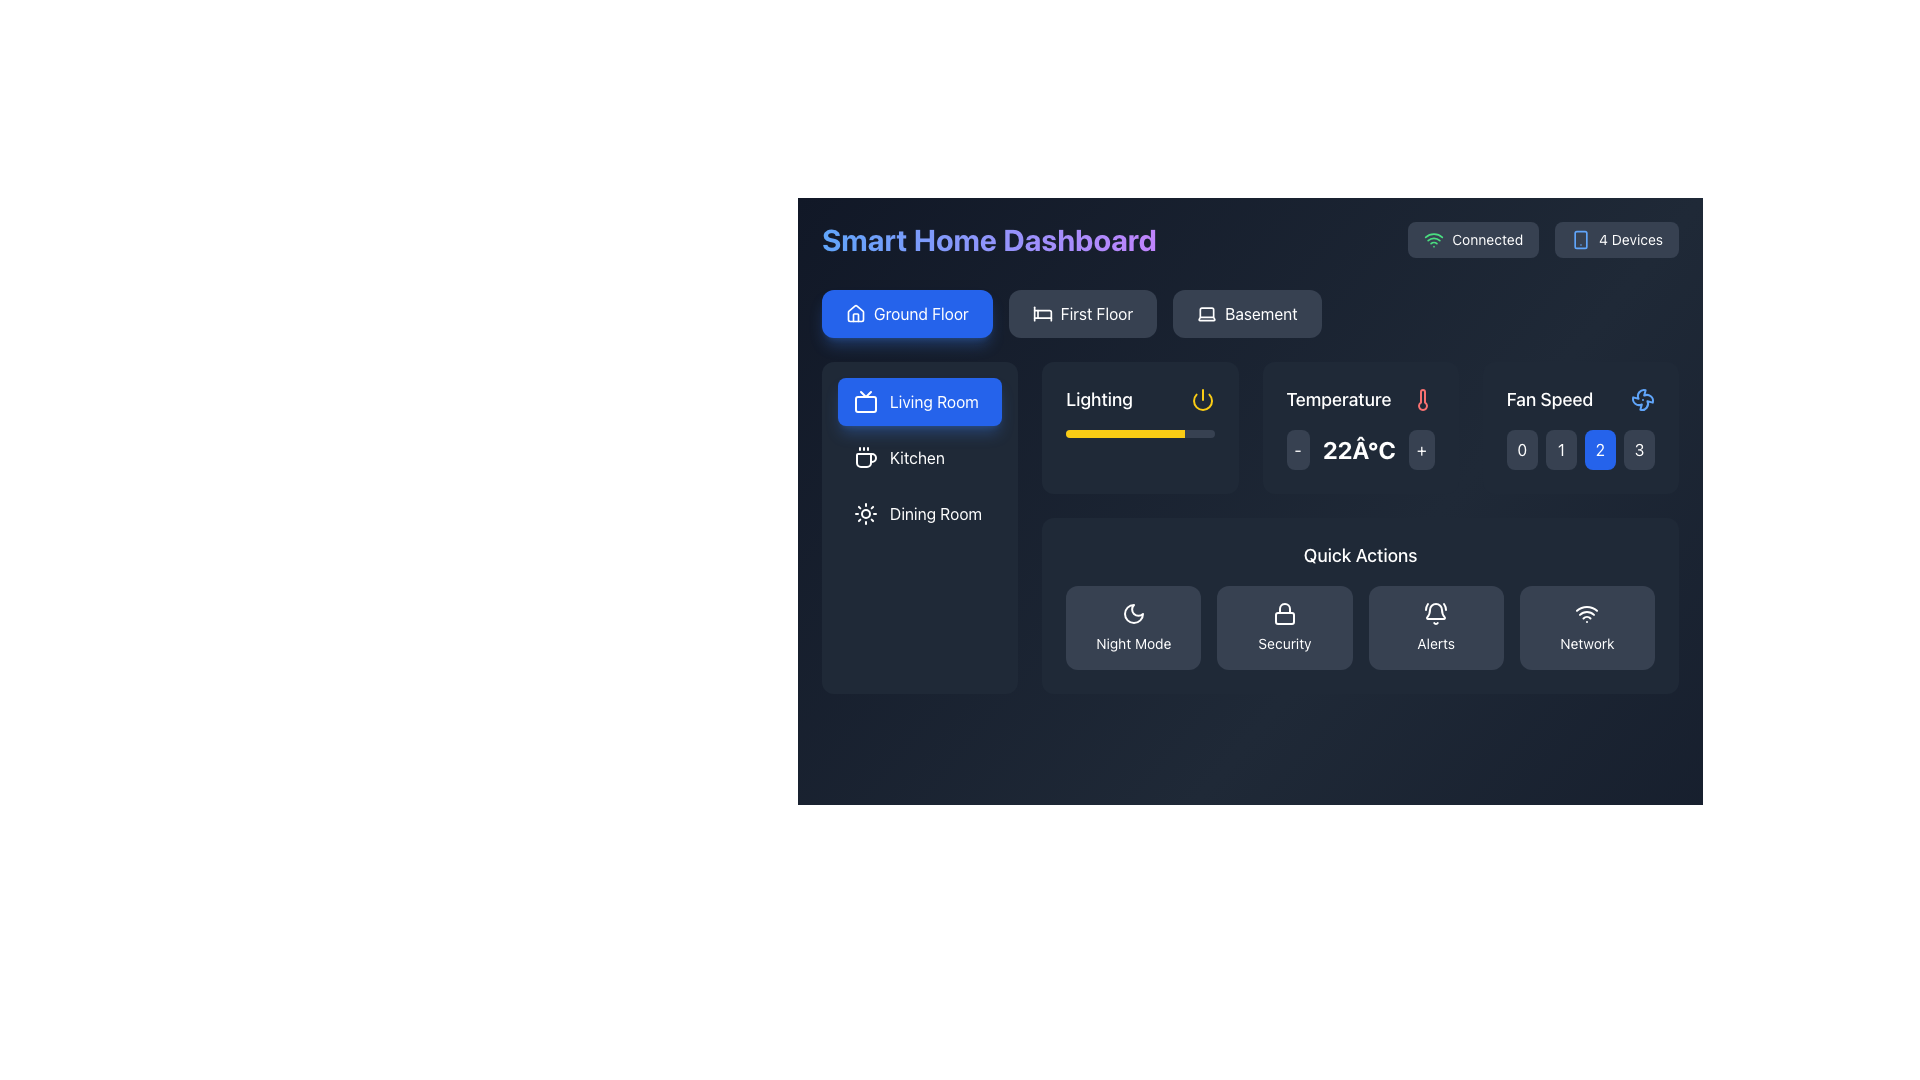  I want to click on the smartphone-related icon located to the left of the '4 Devices' label in the top-right area of the interface, so click(1579, 238).